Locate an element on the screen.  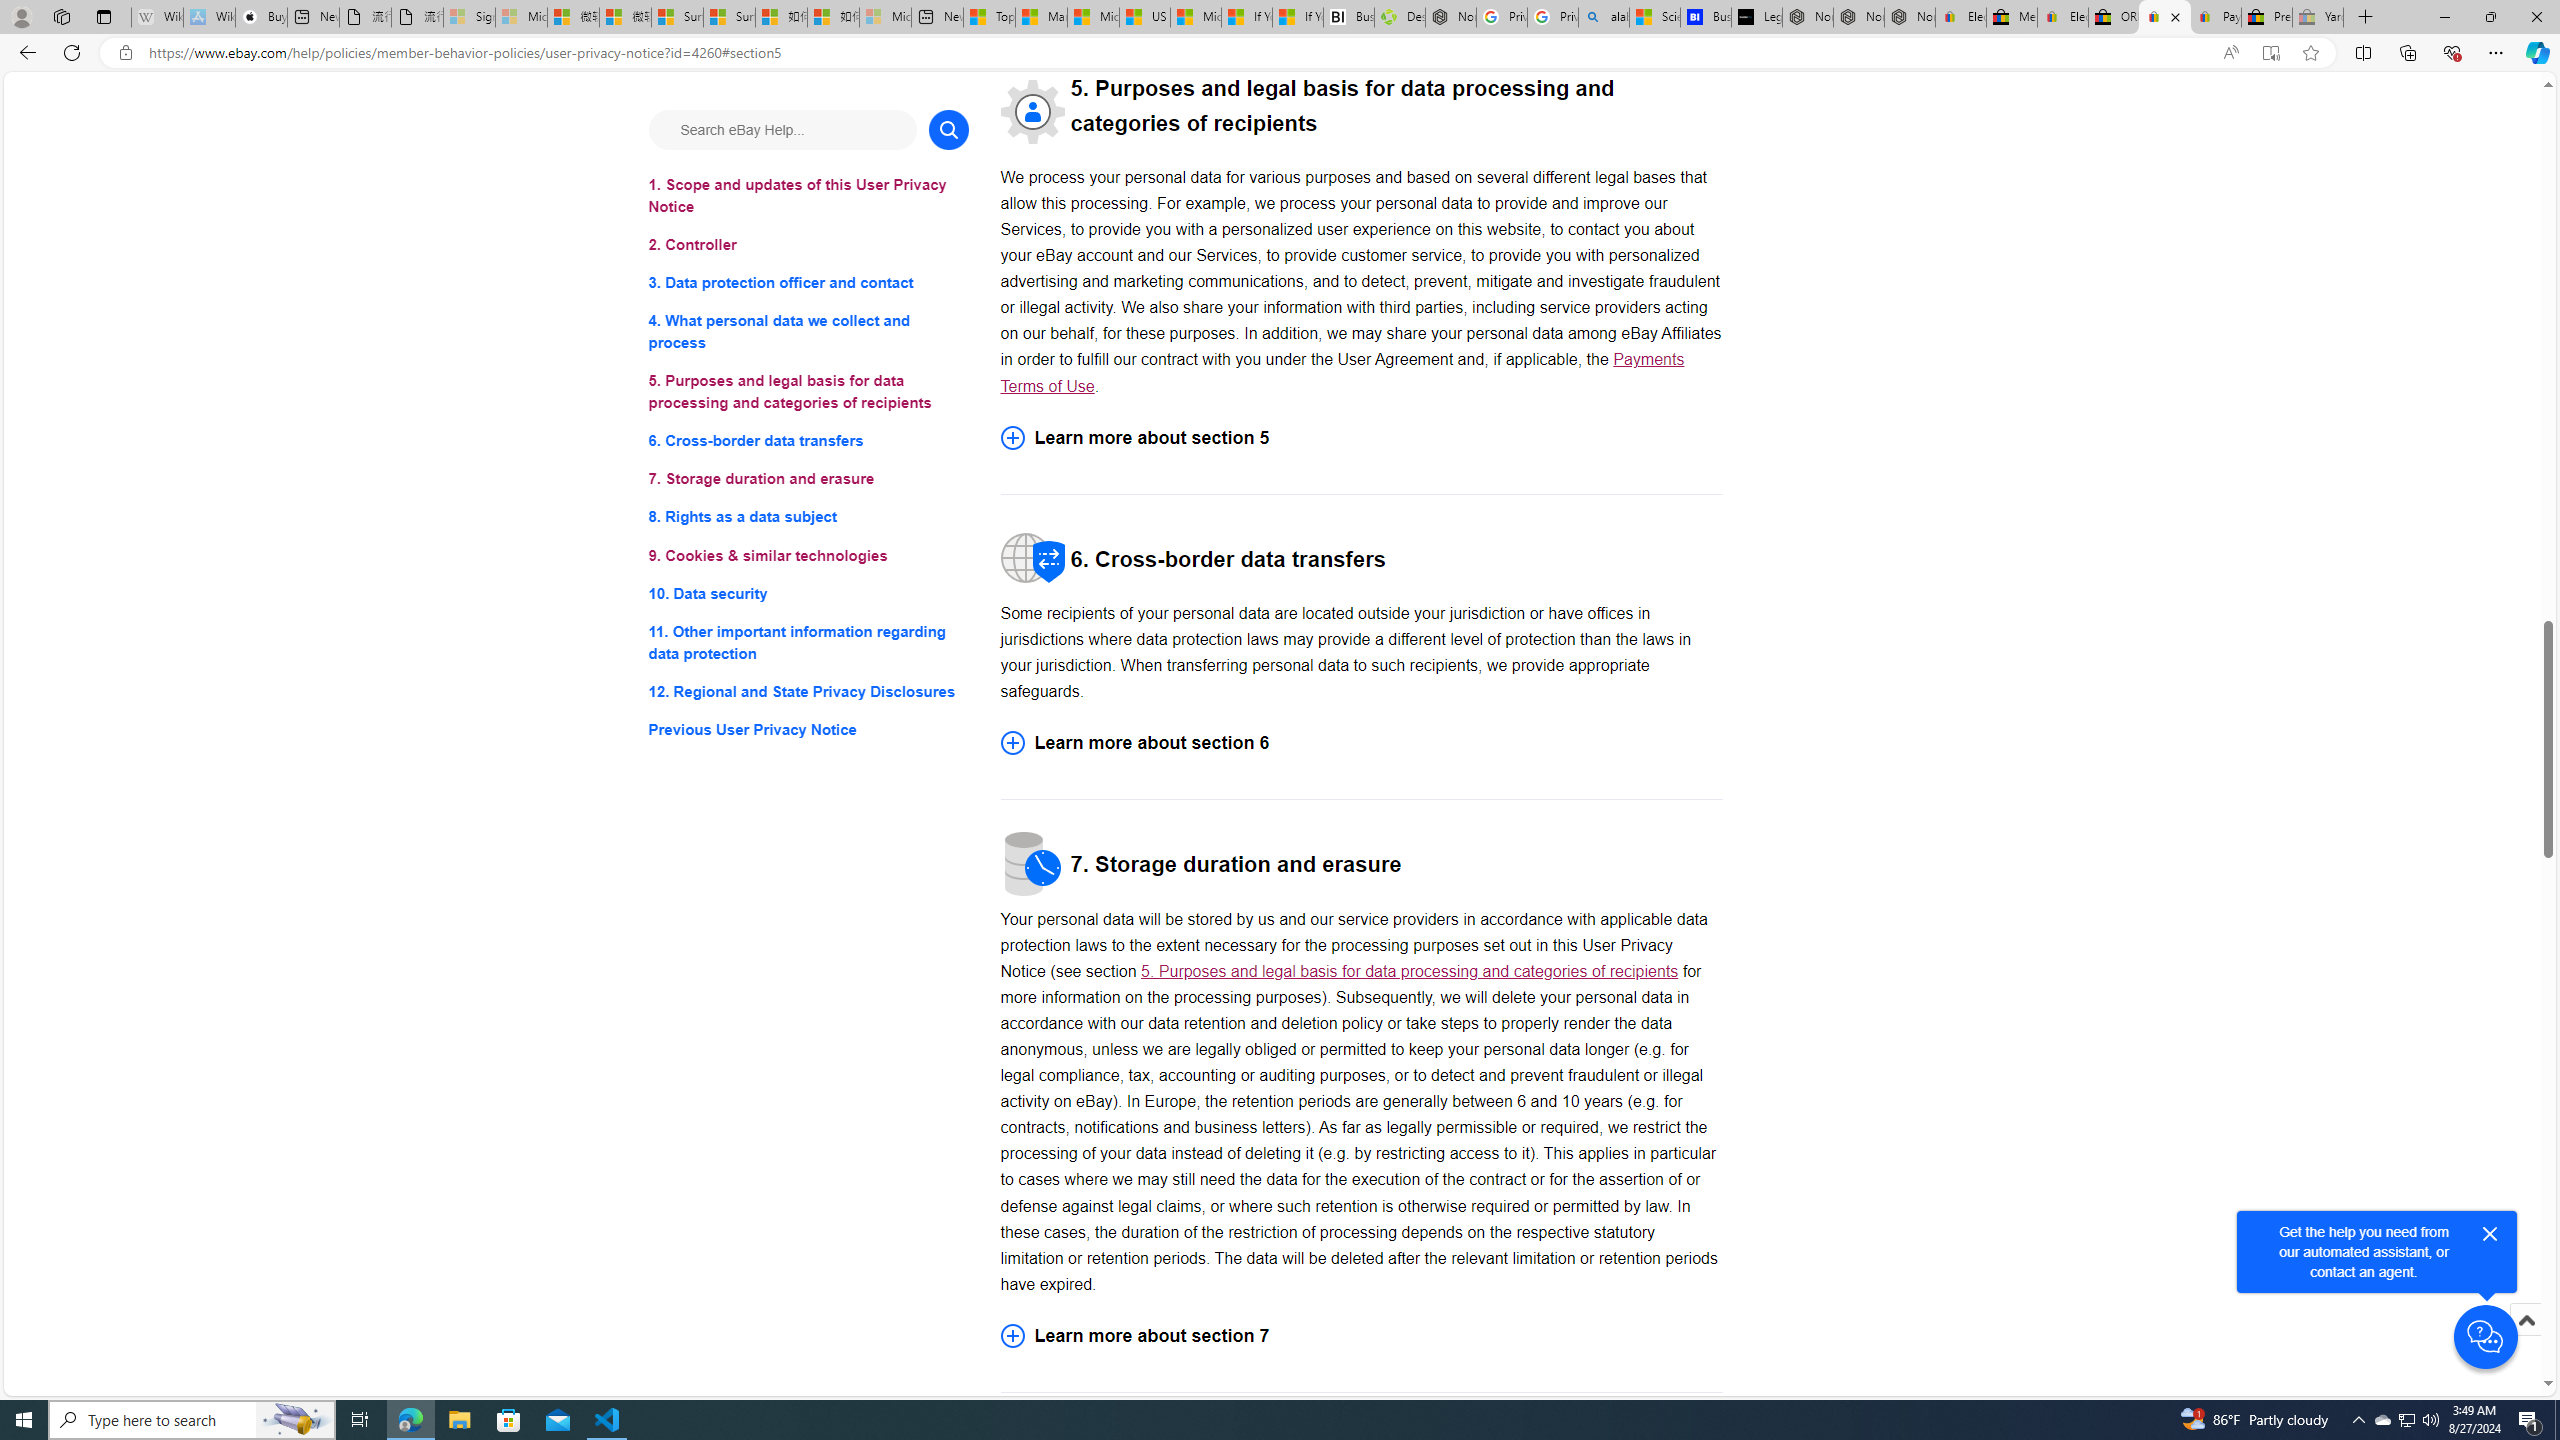
'6. Cross-border data transfers' is located at coordinates (807, 441).